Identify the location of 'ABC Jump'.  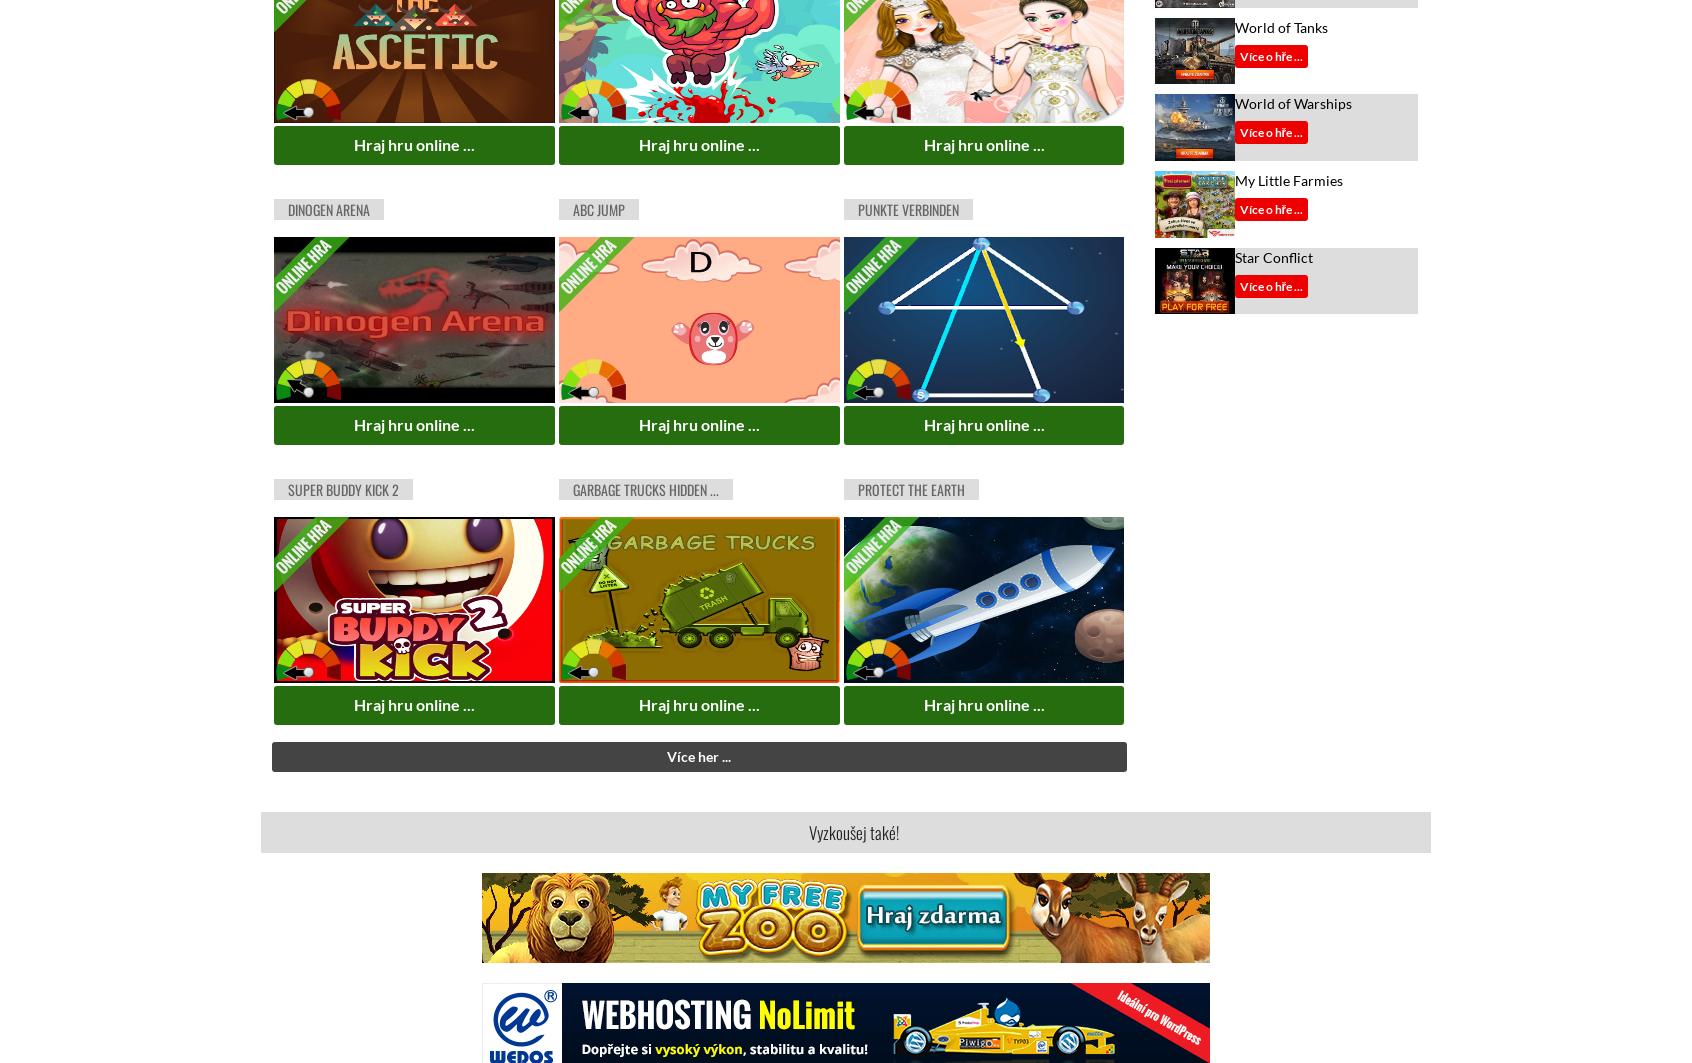
(596, 209).